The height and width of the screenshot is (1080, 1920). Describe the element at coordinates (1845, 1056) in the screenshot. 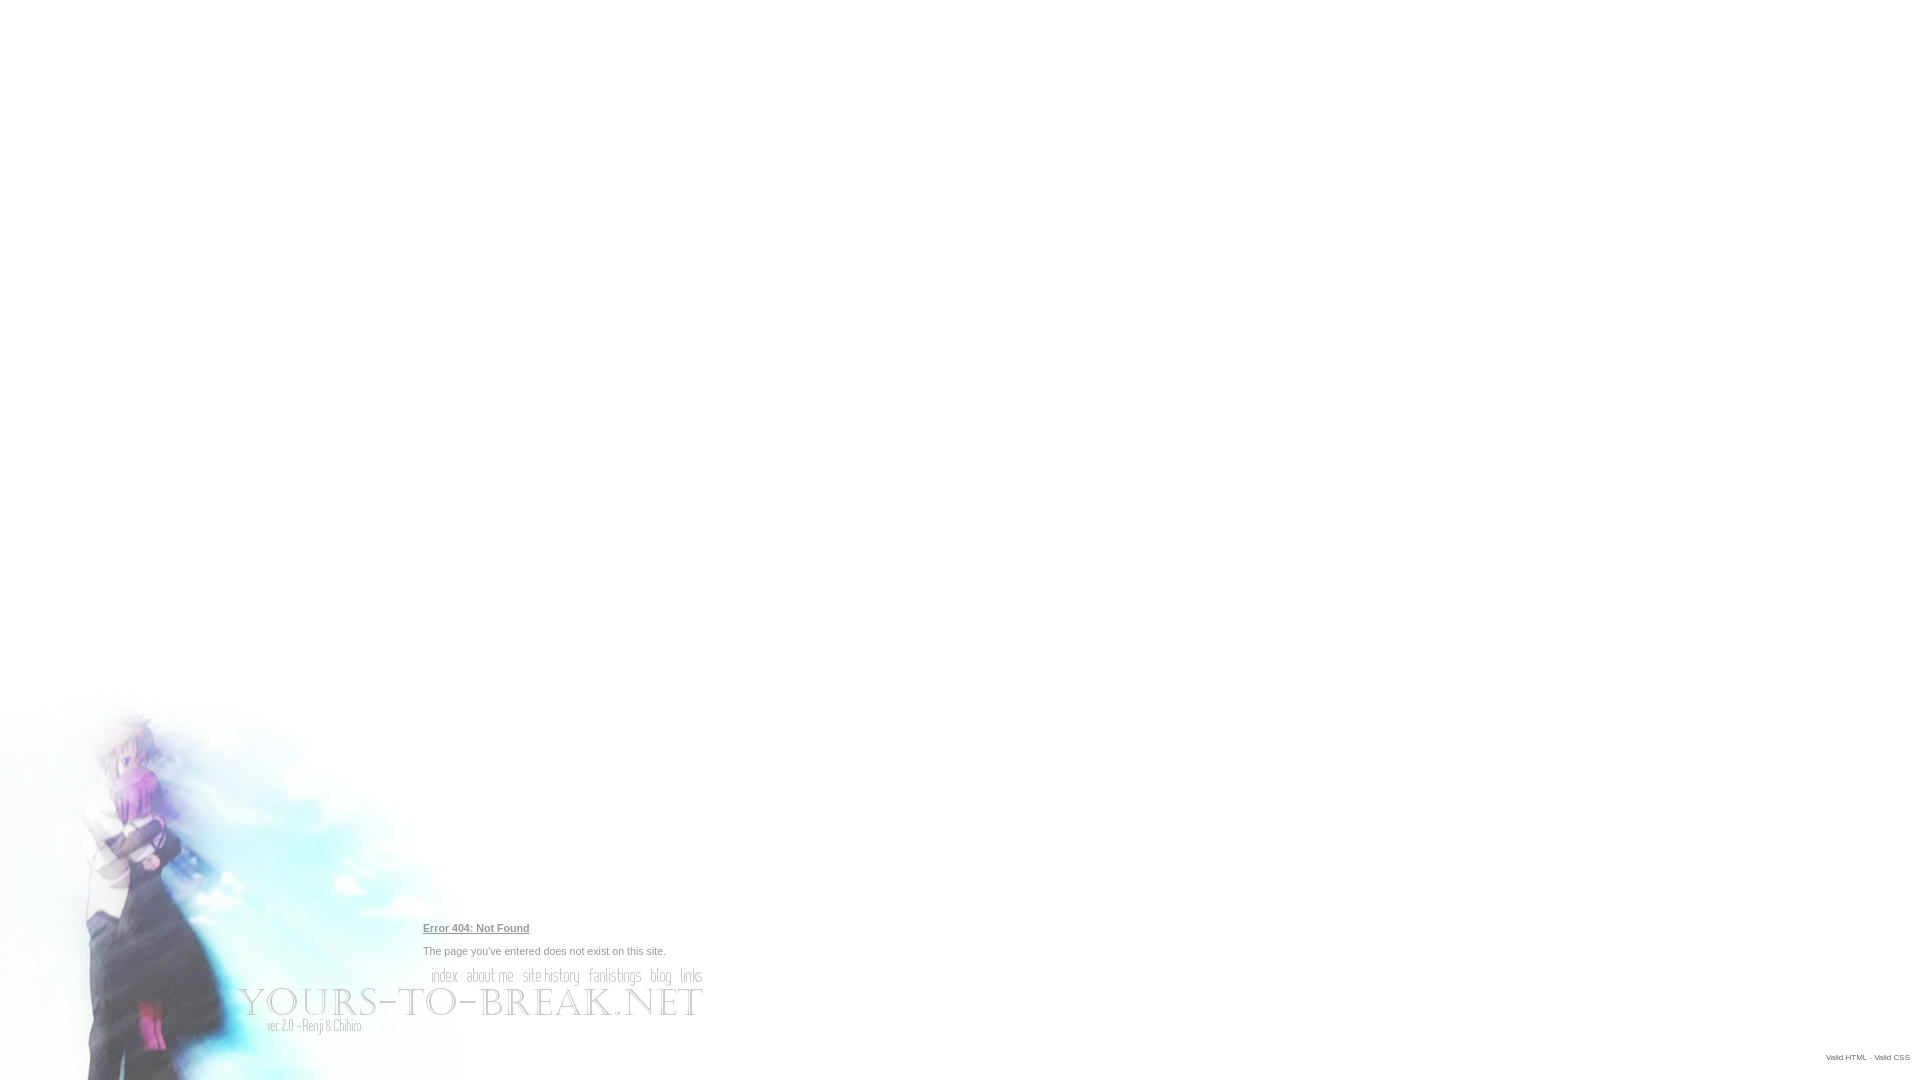

I see `'Valid HTML'` at that location.